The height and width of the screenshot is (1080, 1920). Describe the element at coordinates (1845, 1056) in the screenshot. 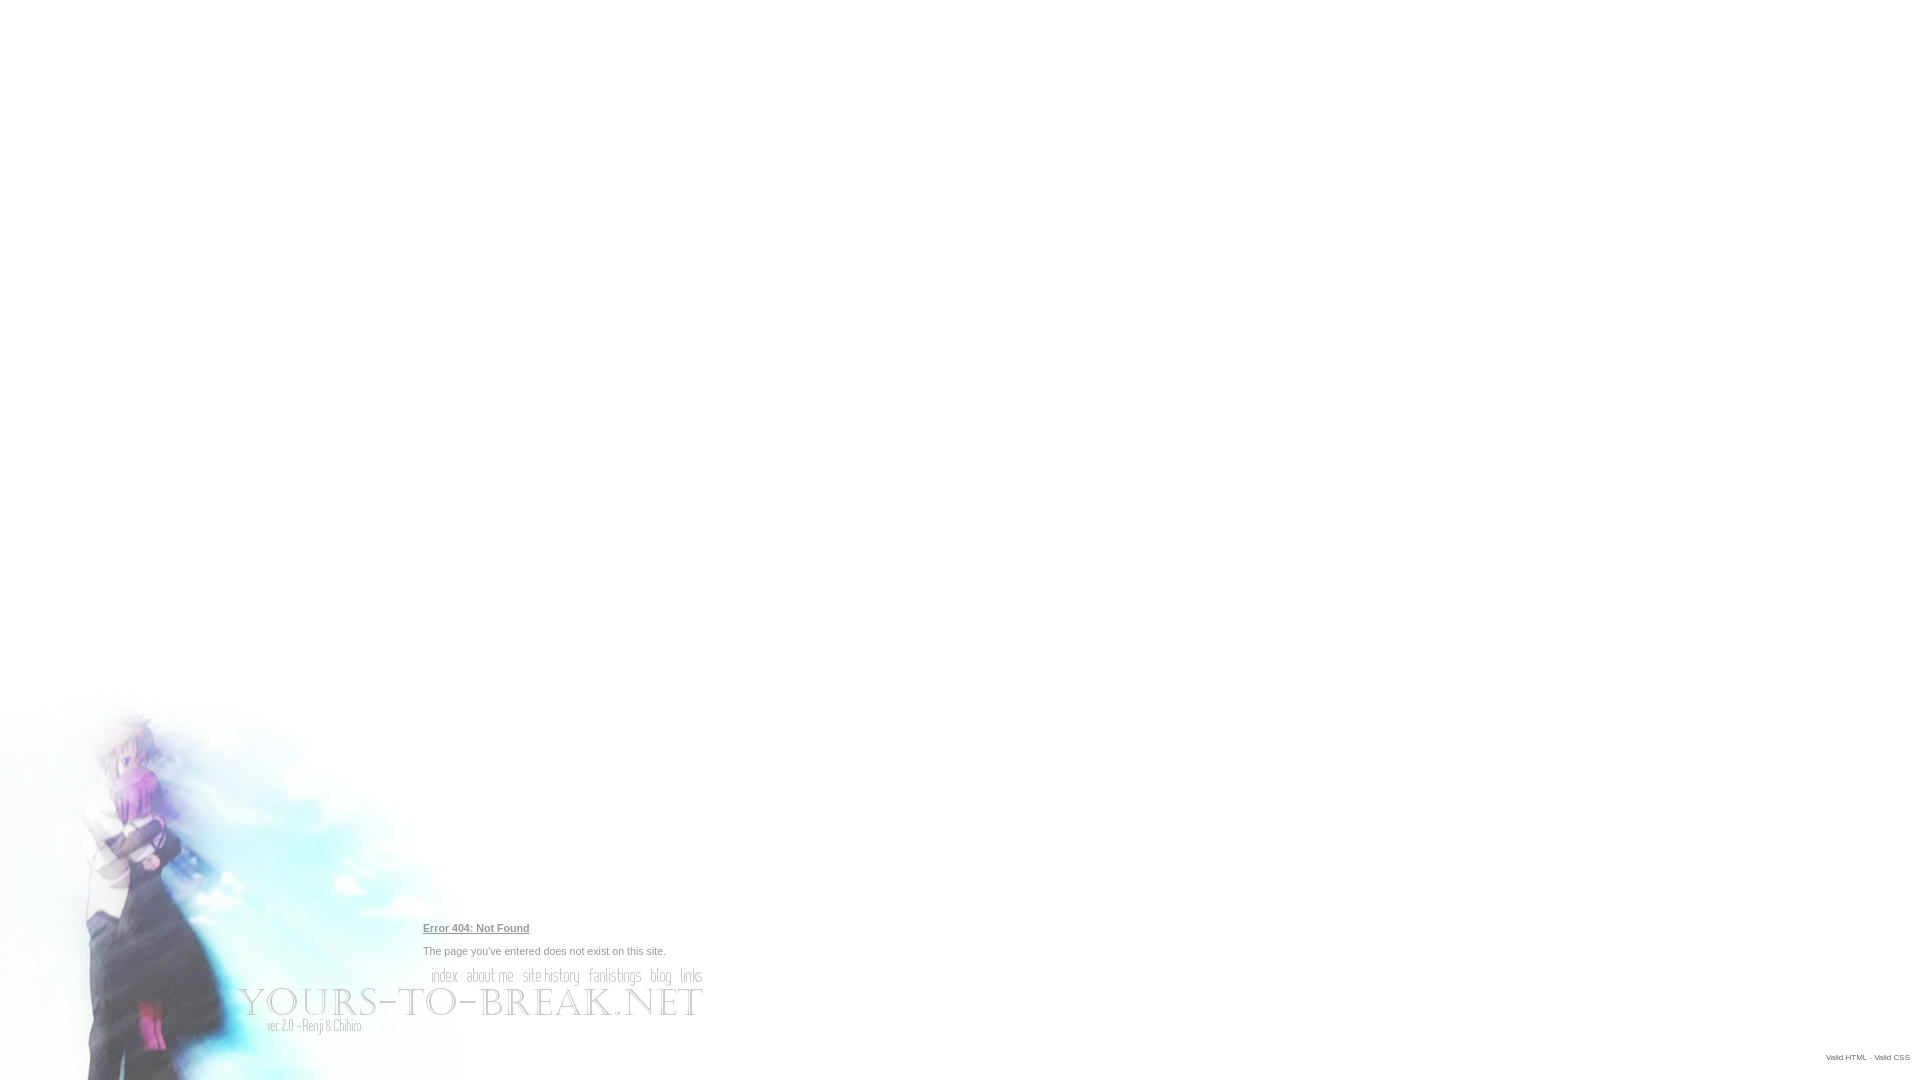

I see `'Valid HTML'` at that location.